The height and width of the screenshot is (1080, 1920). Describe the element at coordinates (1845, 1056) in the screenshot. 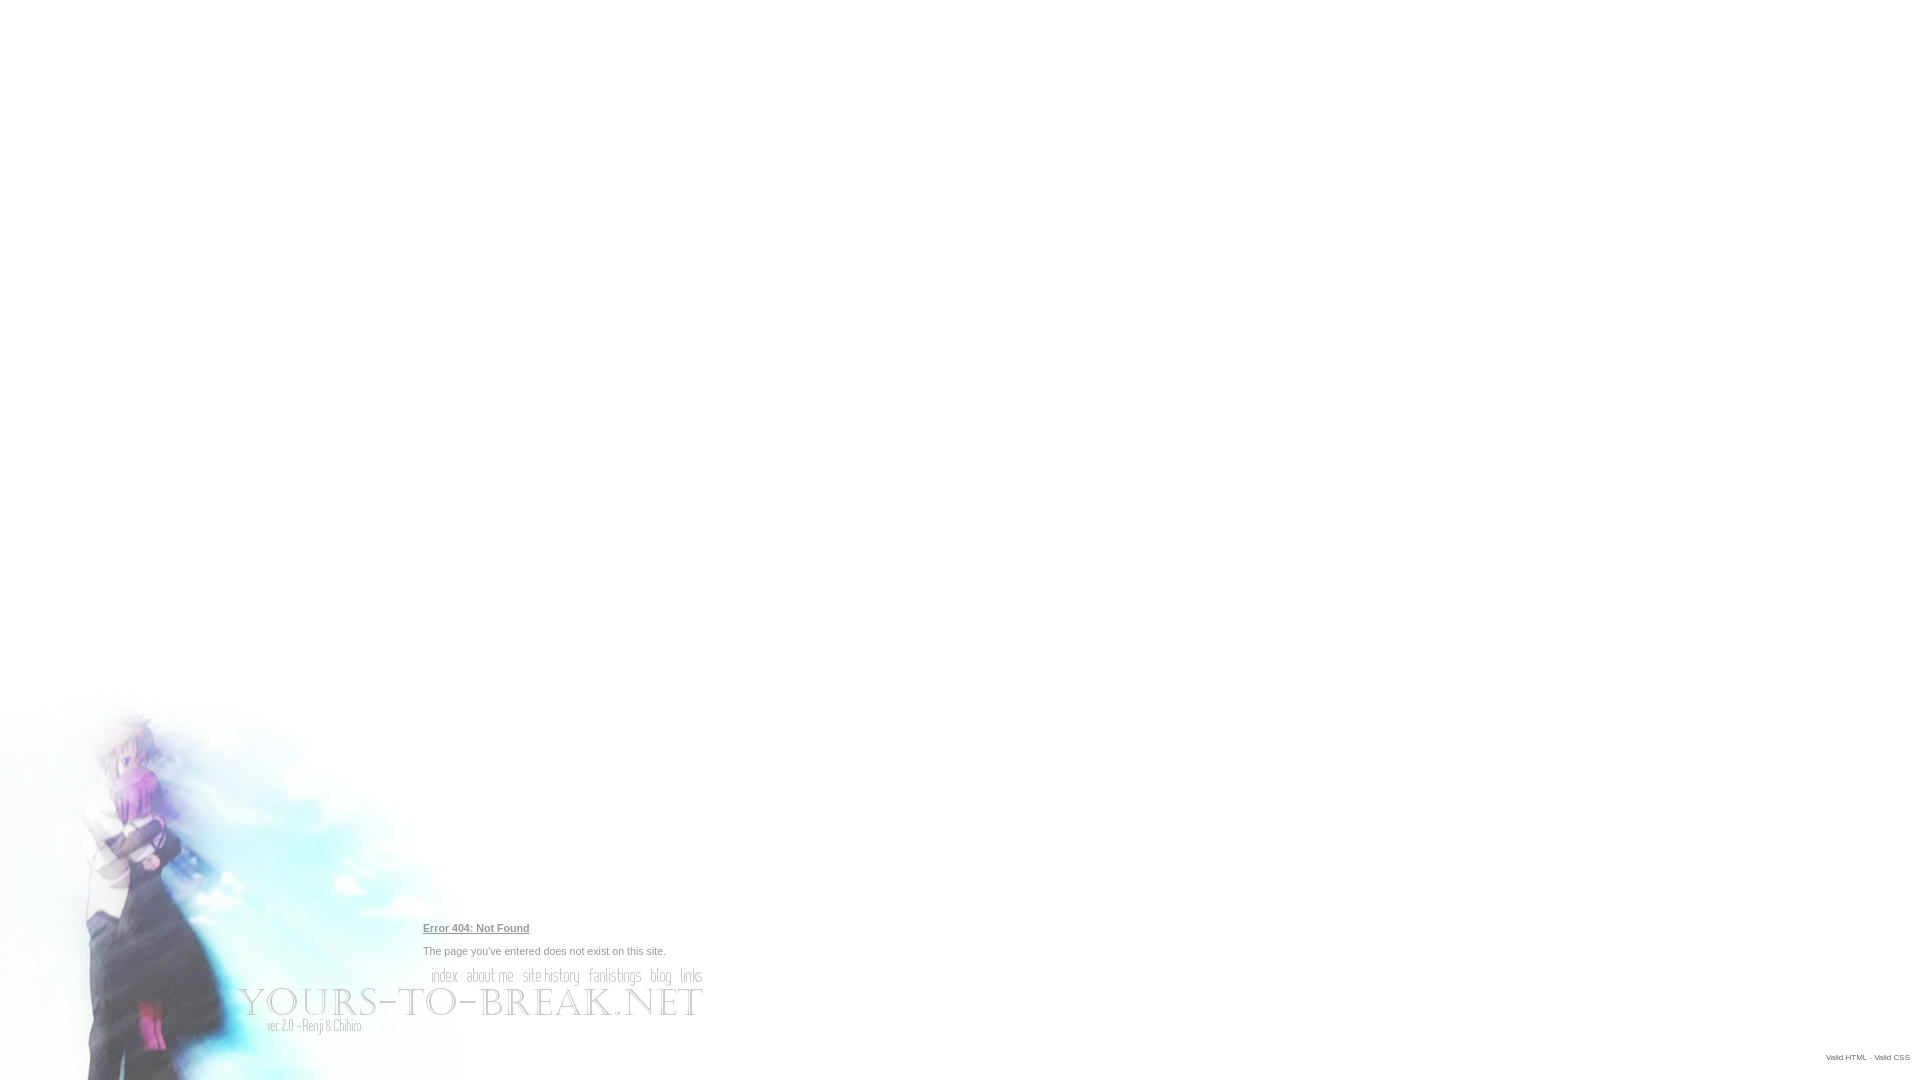

I see `'Valid HTML'` at that location.